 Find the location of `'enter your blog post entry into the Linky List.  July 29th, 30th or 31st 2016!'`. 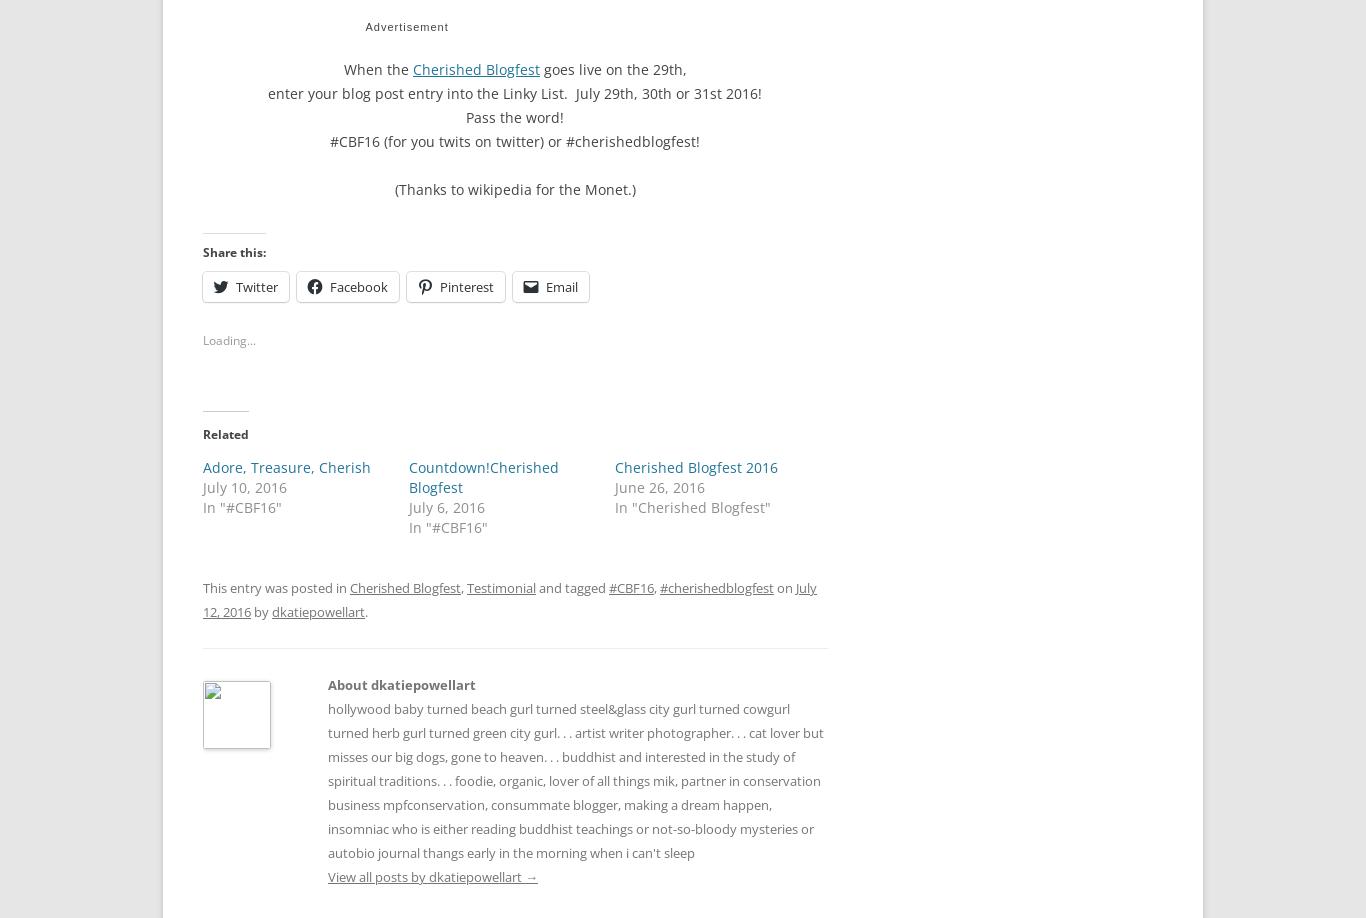

'enter your blog post entry into the Linky List.  July 29th, 30th or 31st 2016!' is located at coordinates (514, 91).